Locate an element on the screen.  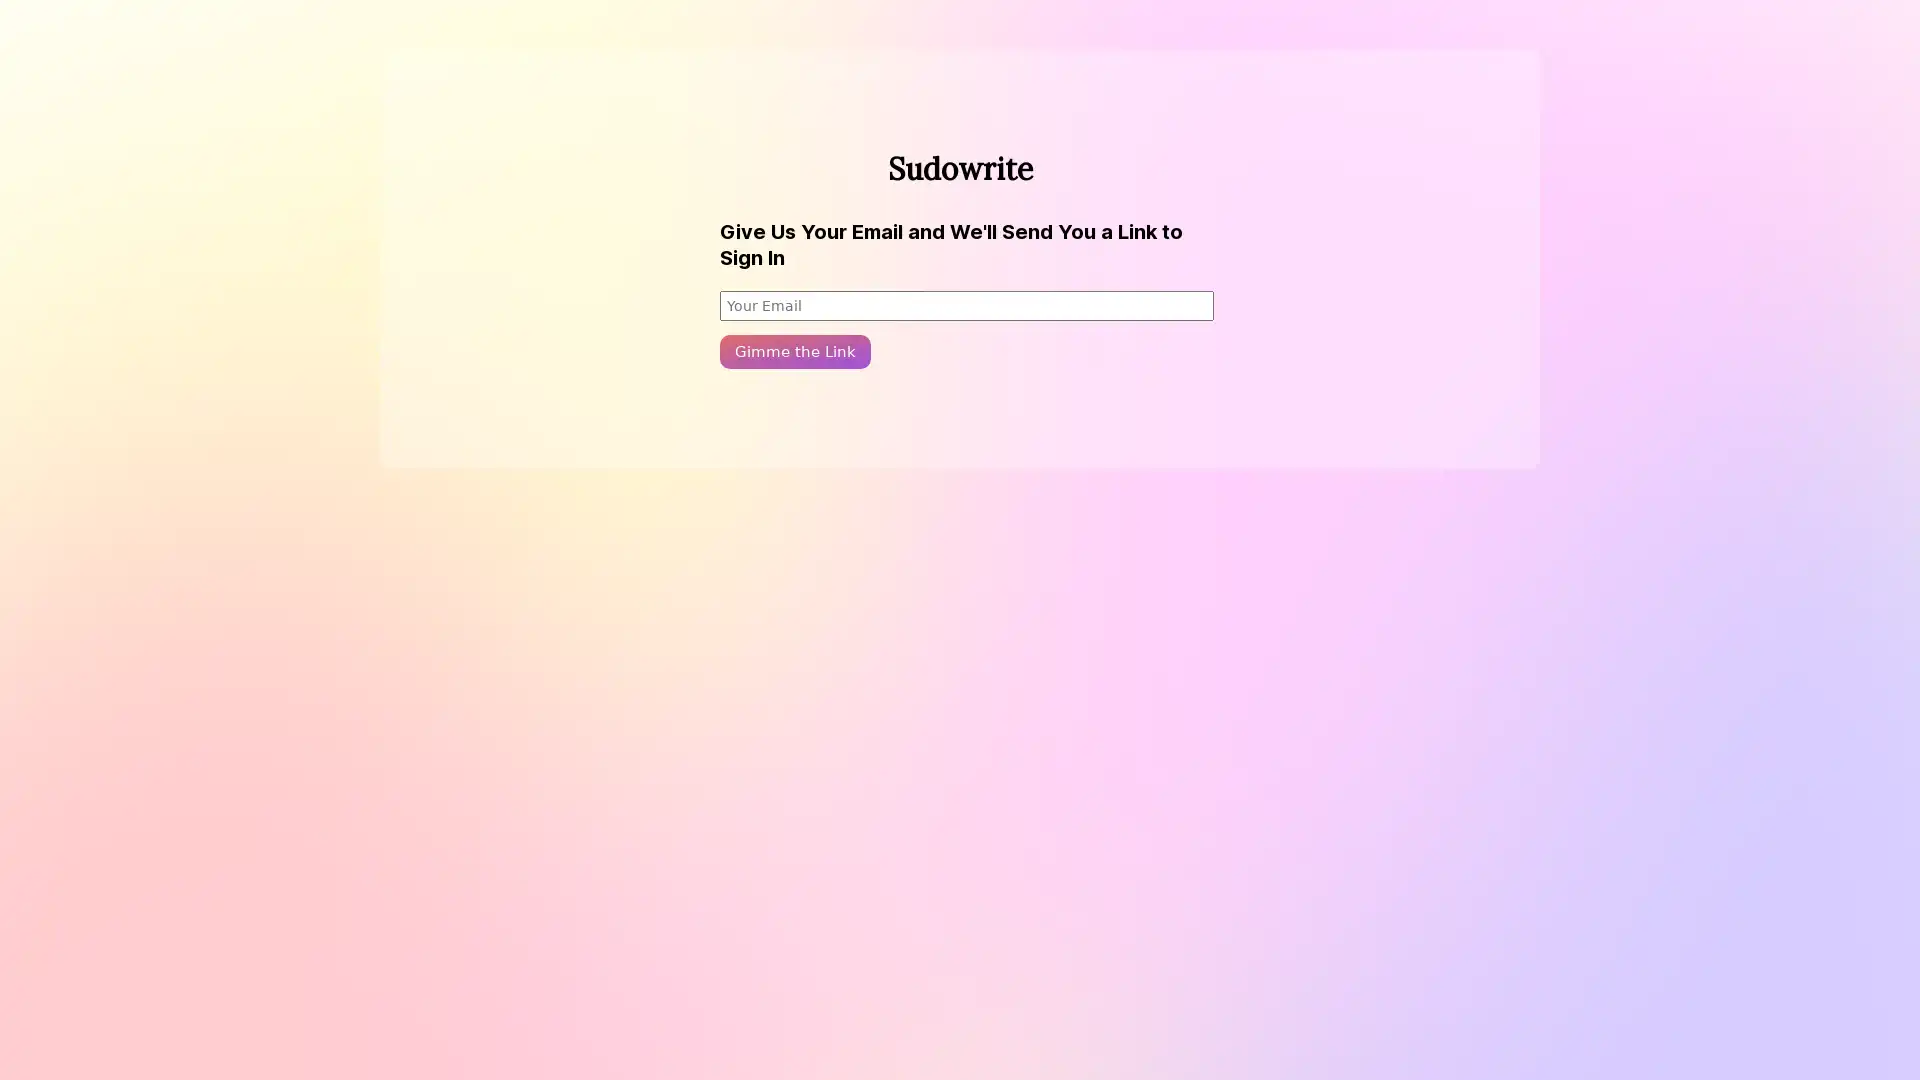
Gimme the Link is located at coordinates (794, 350).